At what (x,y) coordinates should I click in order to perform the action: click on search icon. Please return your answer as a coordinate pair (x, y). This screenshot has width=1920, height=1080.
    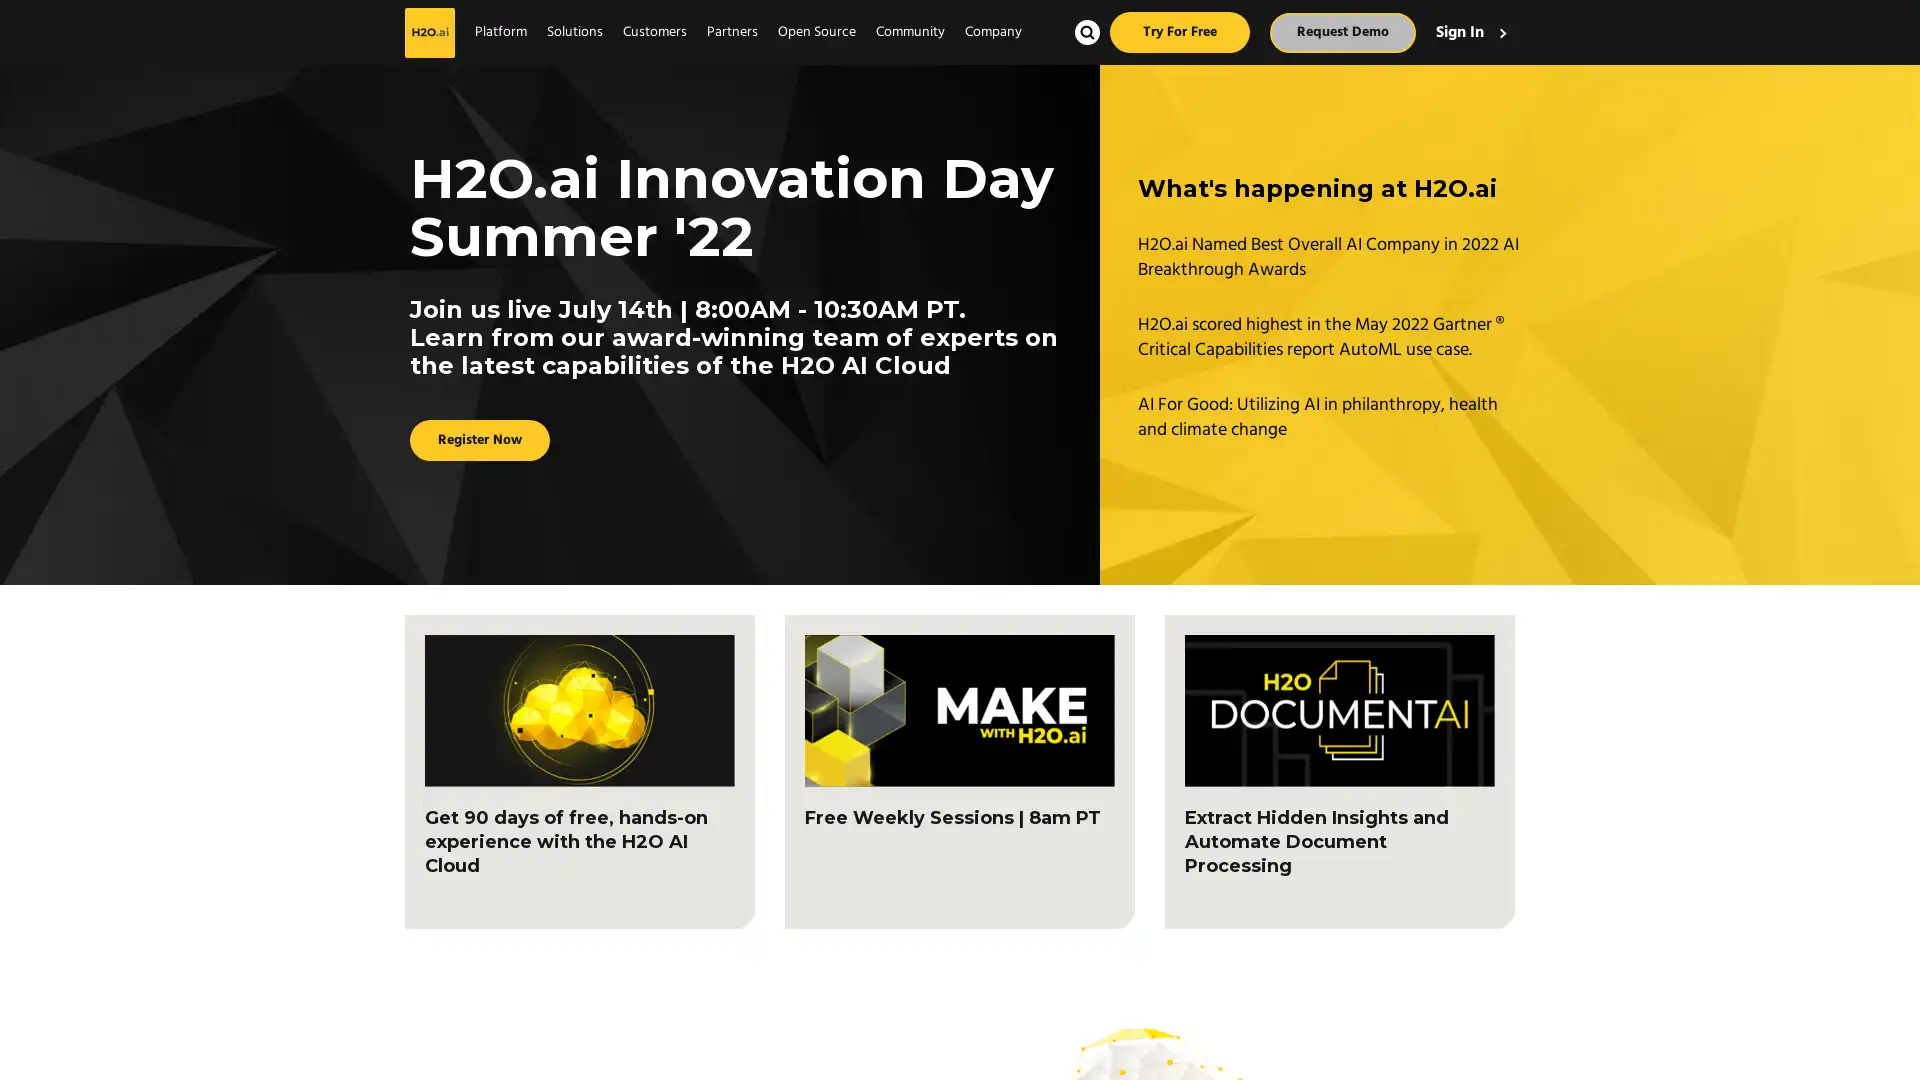
    Looking at the image, I should click on (1086, 32).